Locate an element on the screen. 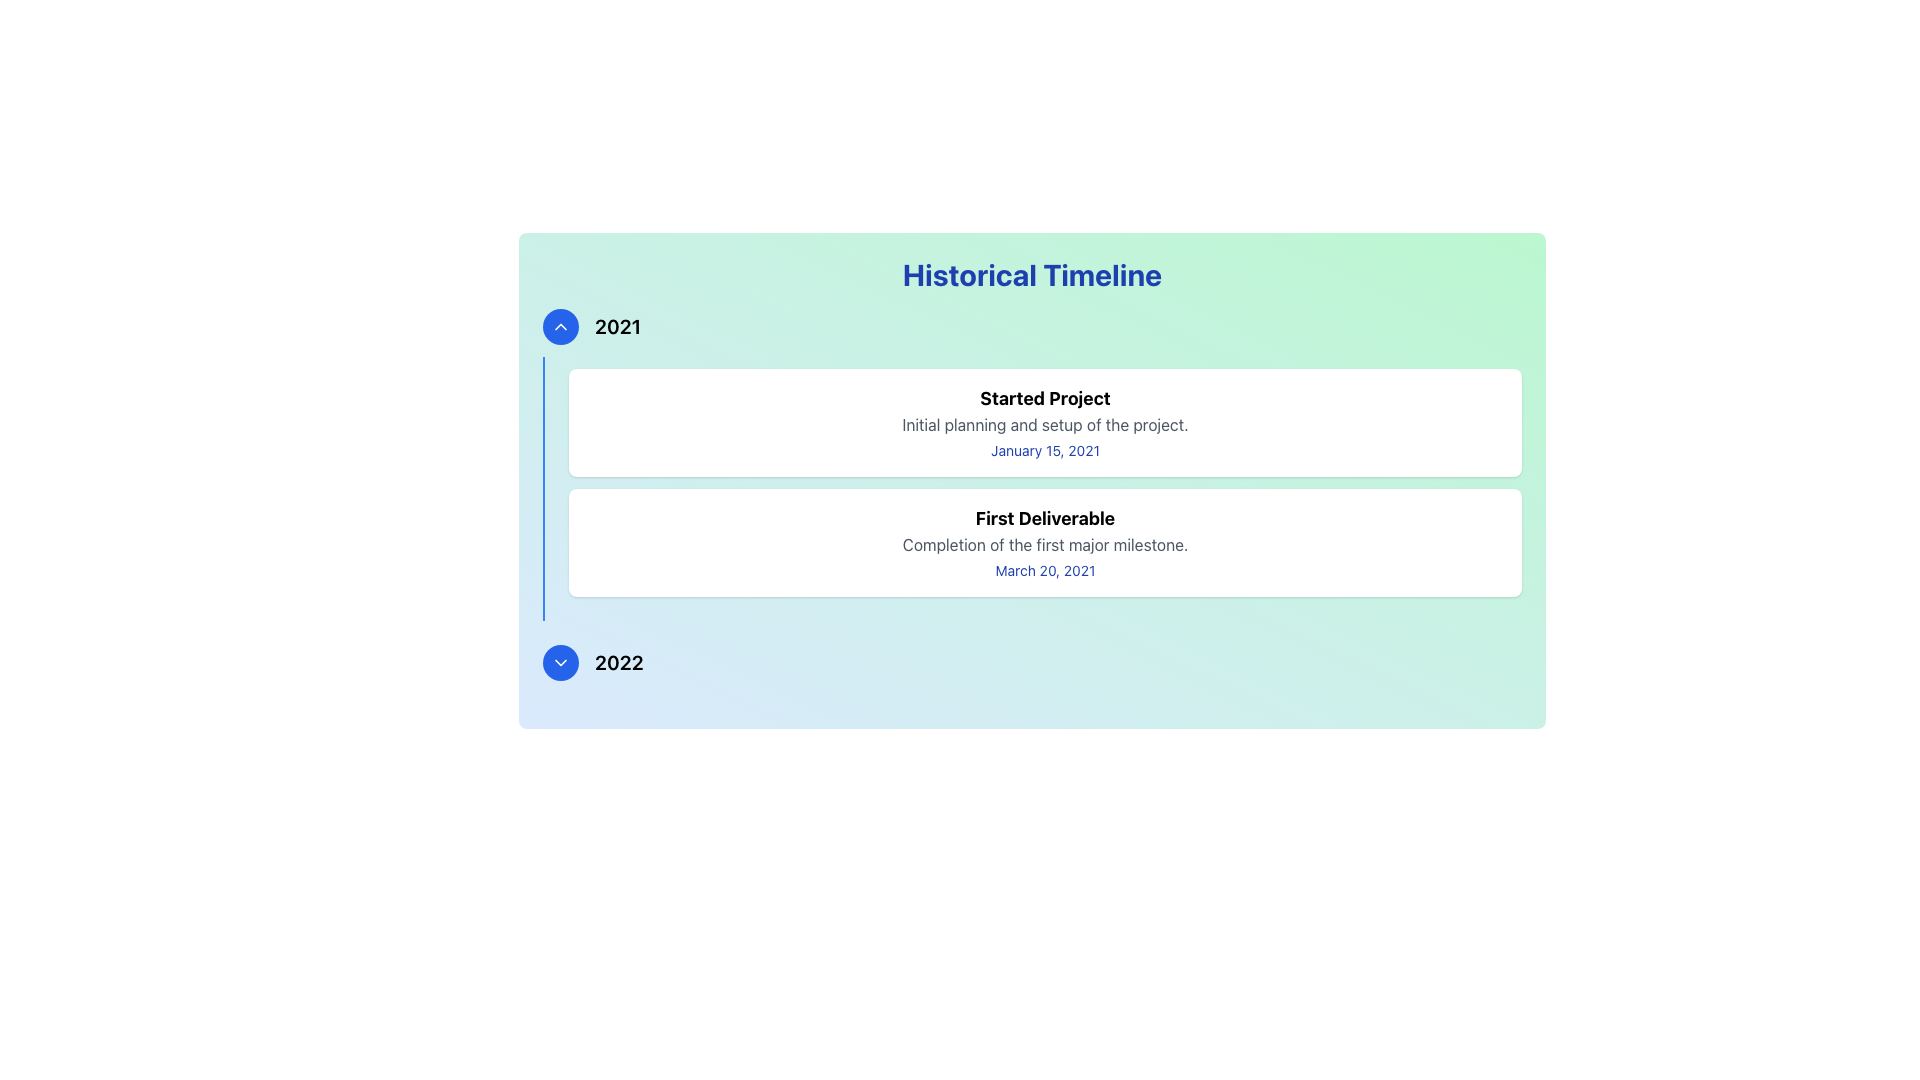  text from the first Content card on the timeline event titled 'Started Project', which is outlined in a blue border and located above the 'First Deliverable' card is located at coordinates (1044, 422).